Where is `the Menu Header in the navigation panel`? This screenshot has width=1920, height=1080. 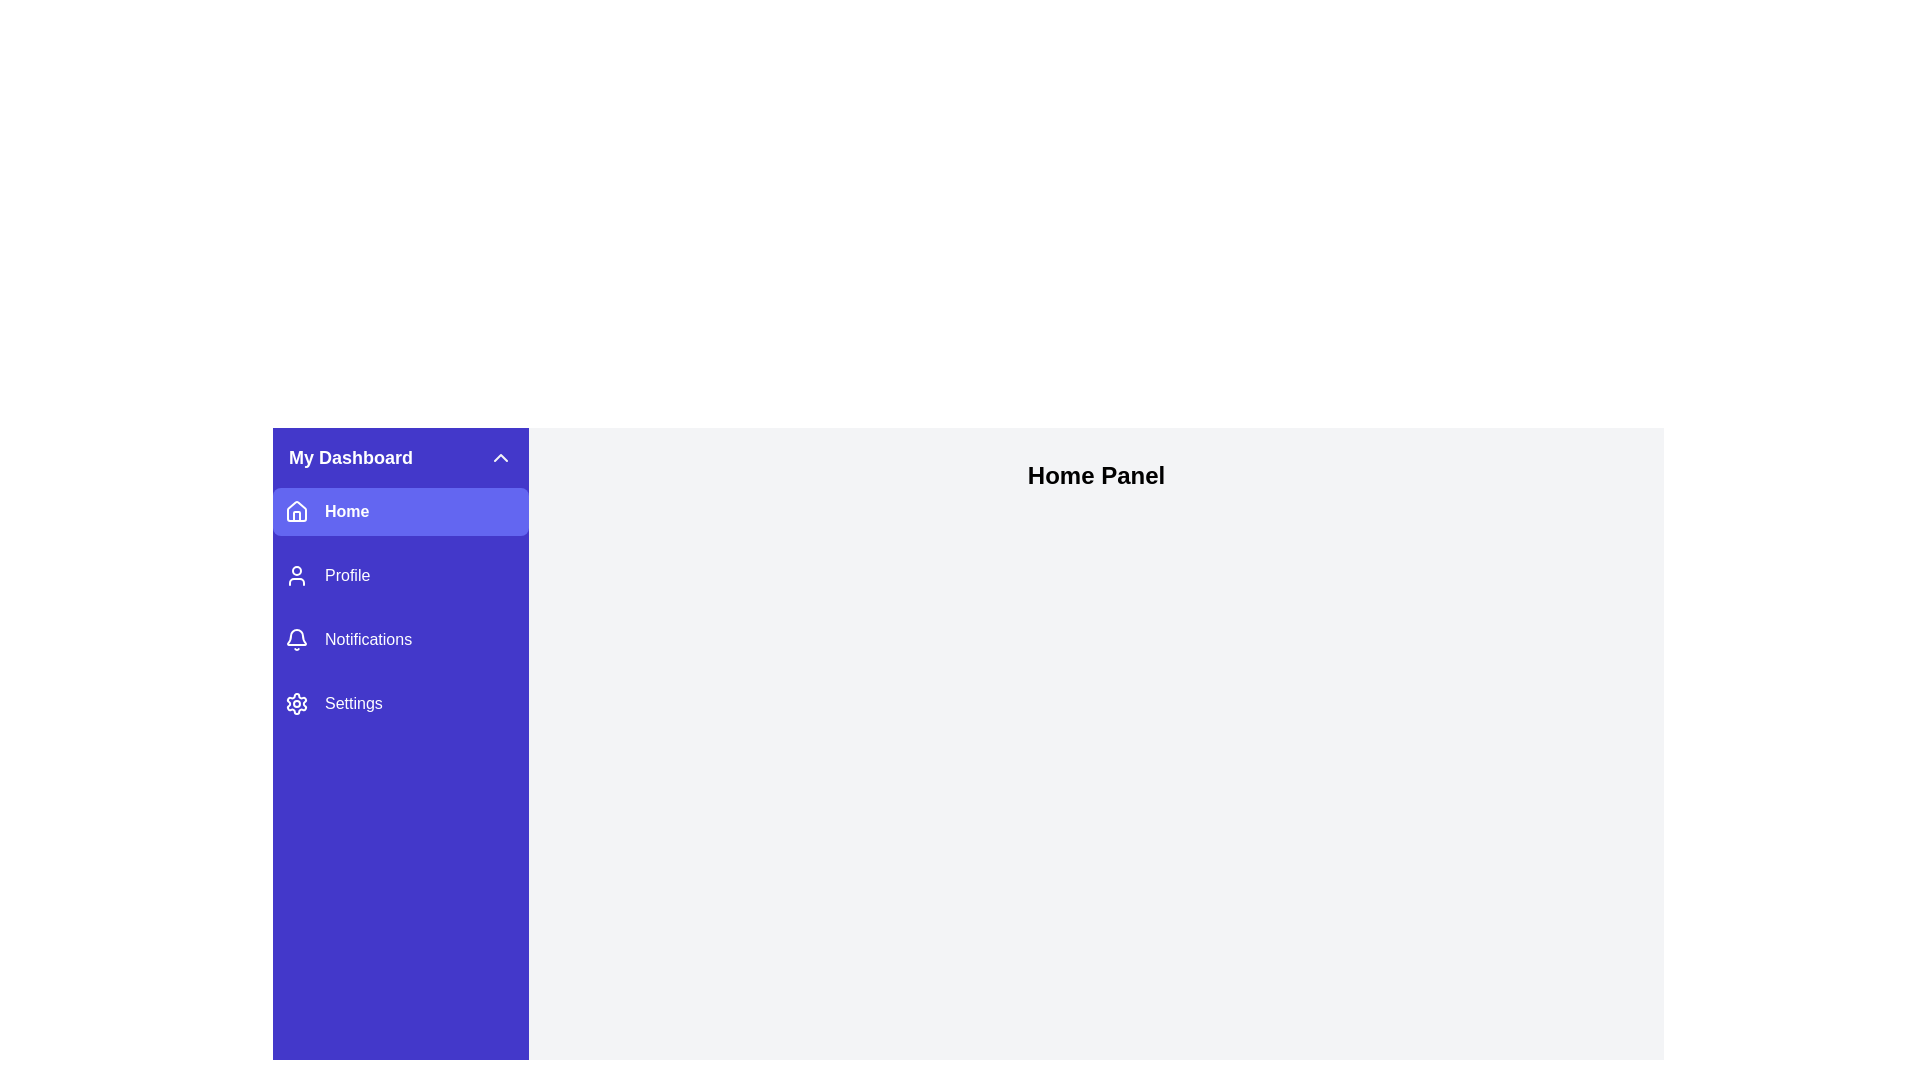 the Menu Header in the navigation panel is located at coordinates (400, 458).